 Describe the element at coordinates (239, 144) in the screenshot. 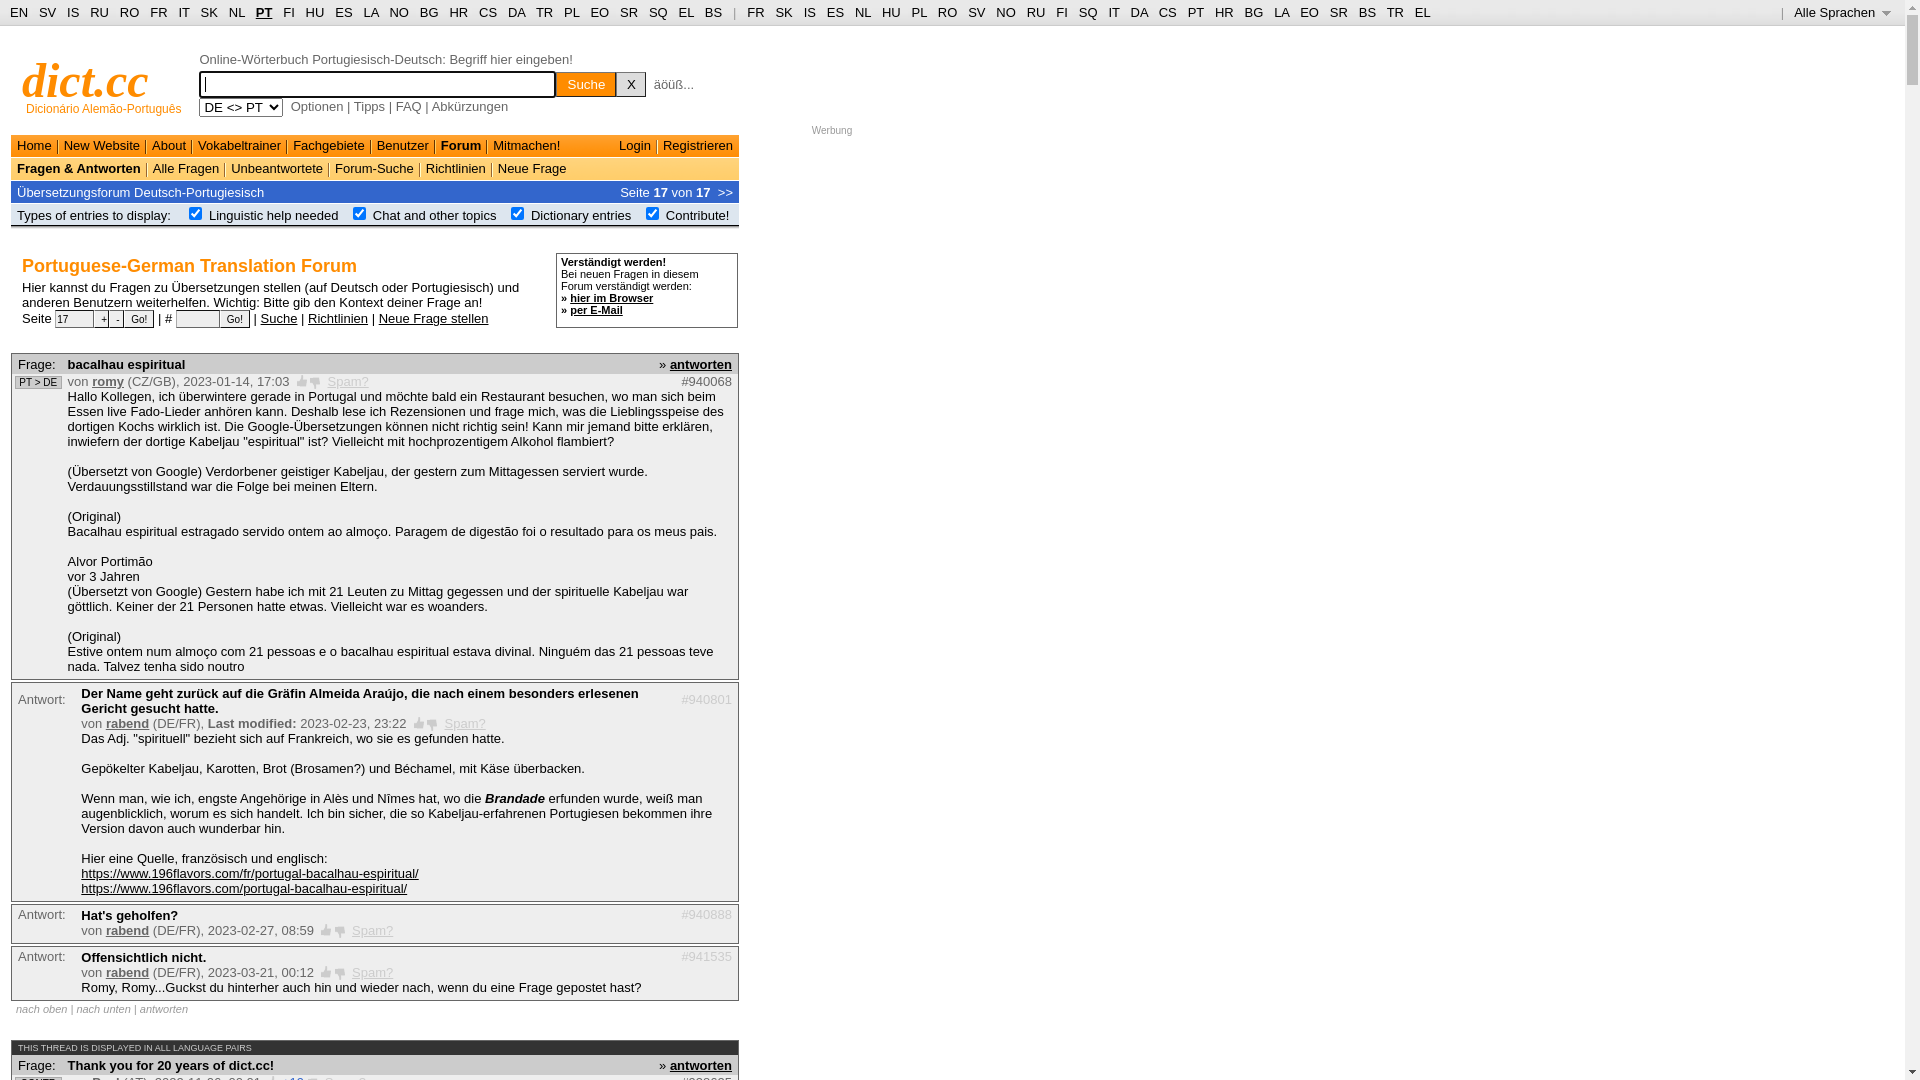

I see `'Vokabeltrainer'` at that location.